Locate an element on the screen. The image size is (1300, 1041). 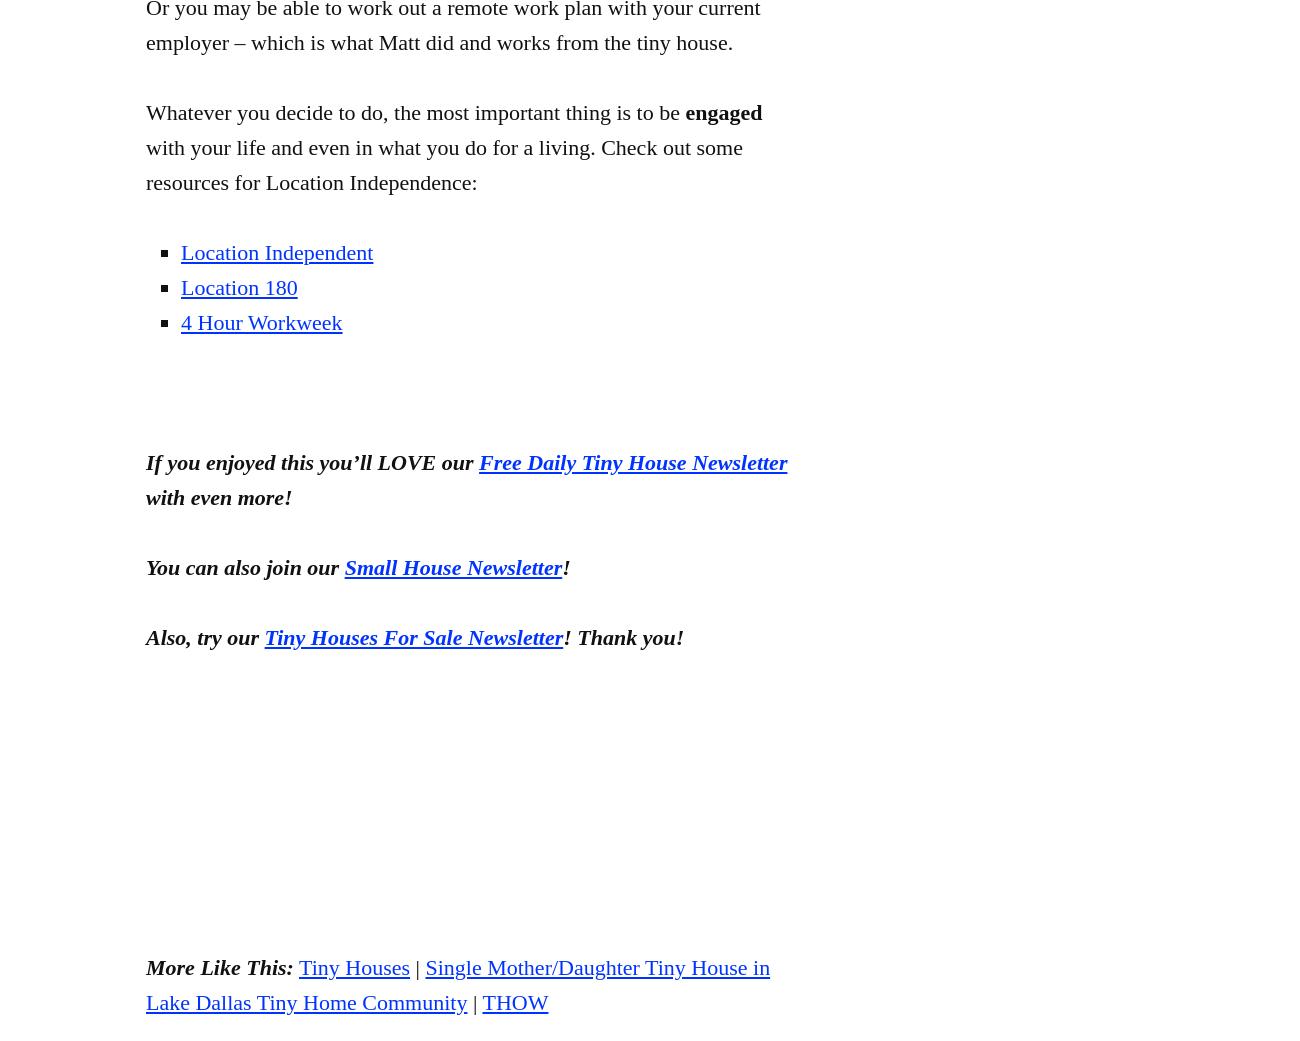
'! Thank you!' is located at coordinates (623, 636).